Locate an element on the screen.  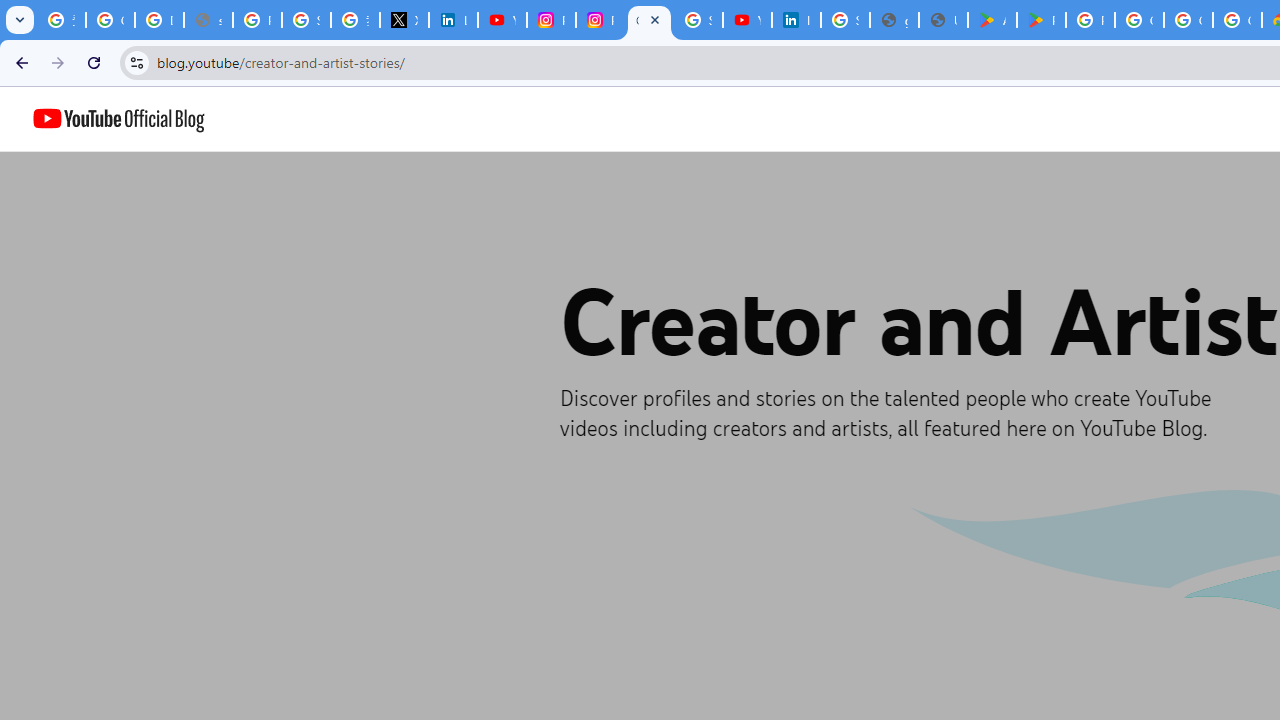
'YouTube Official Blog logo' is located at coordinates (118, 119).